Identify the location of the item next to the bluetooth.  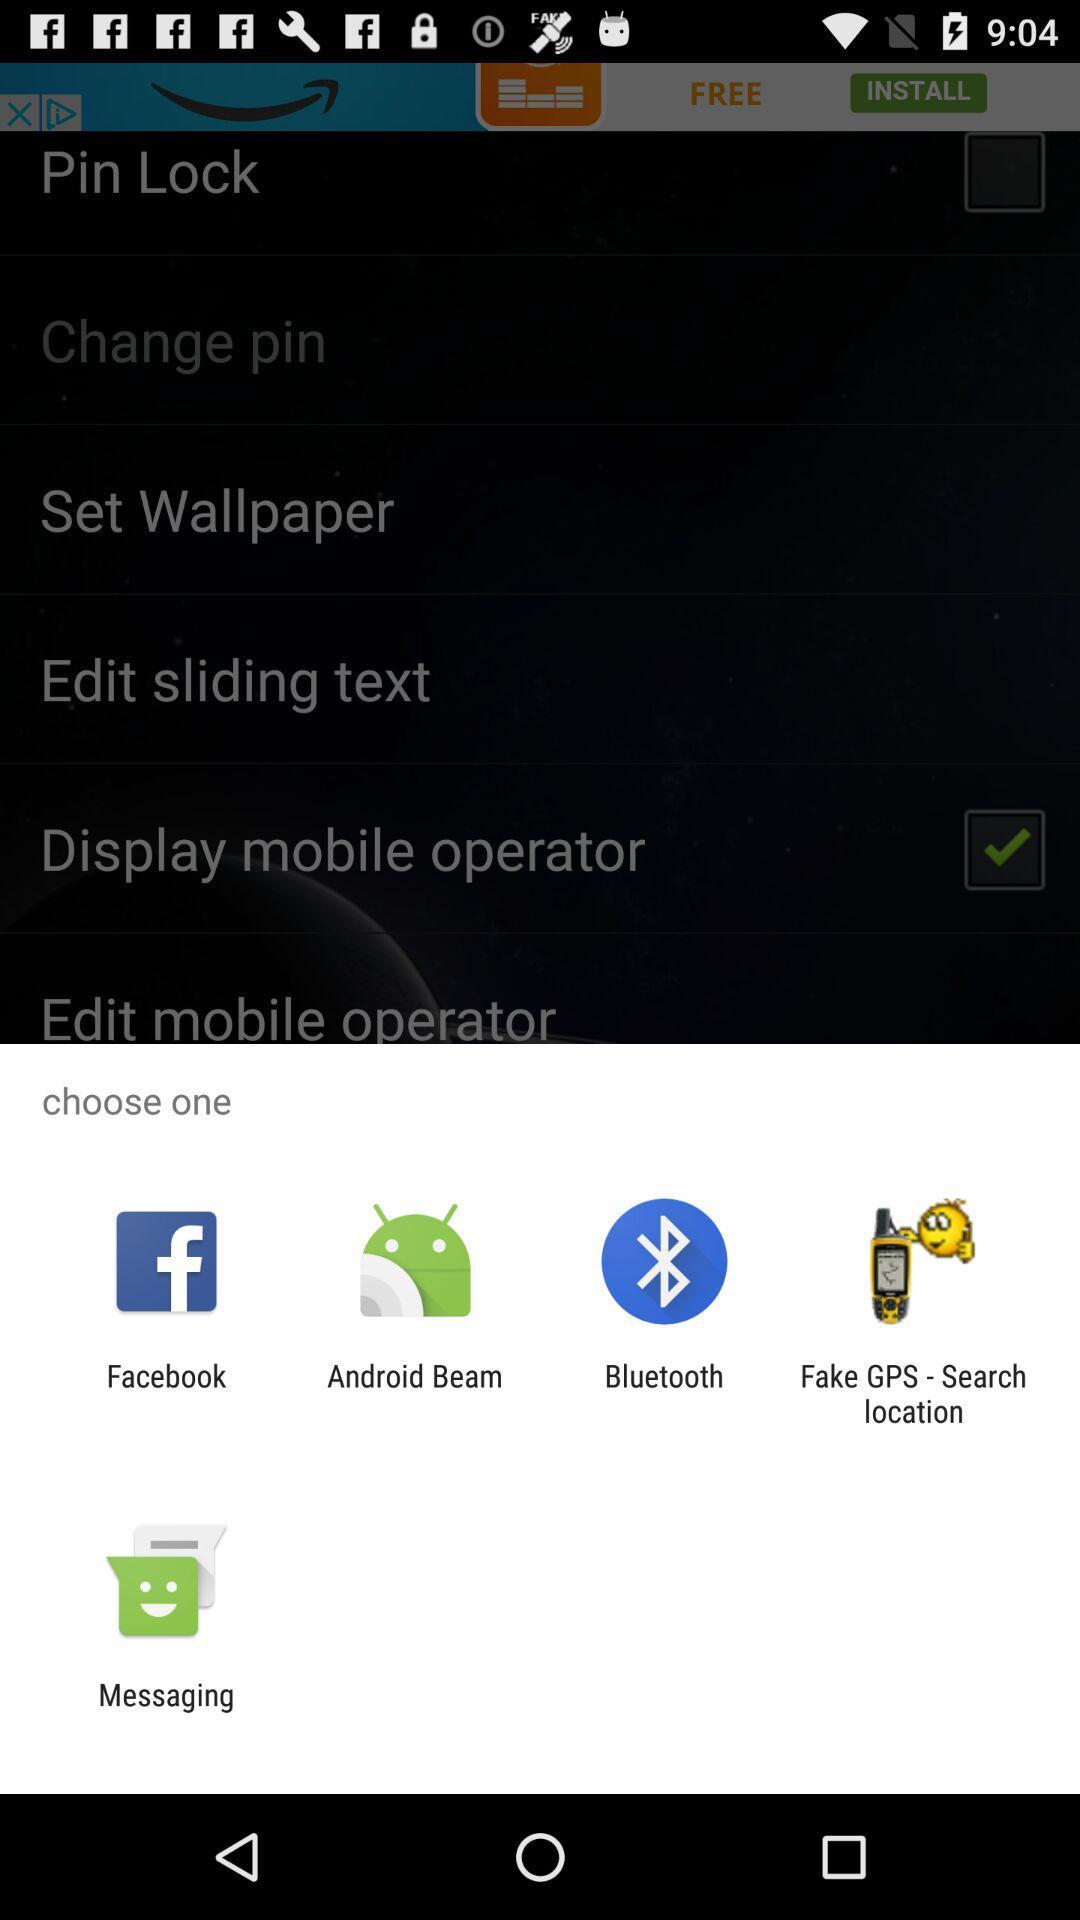
(414, 1392).